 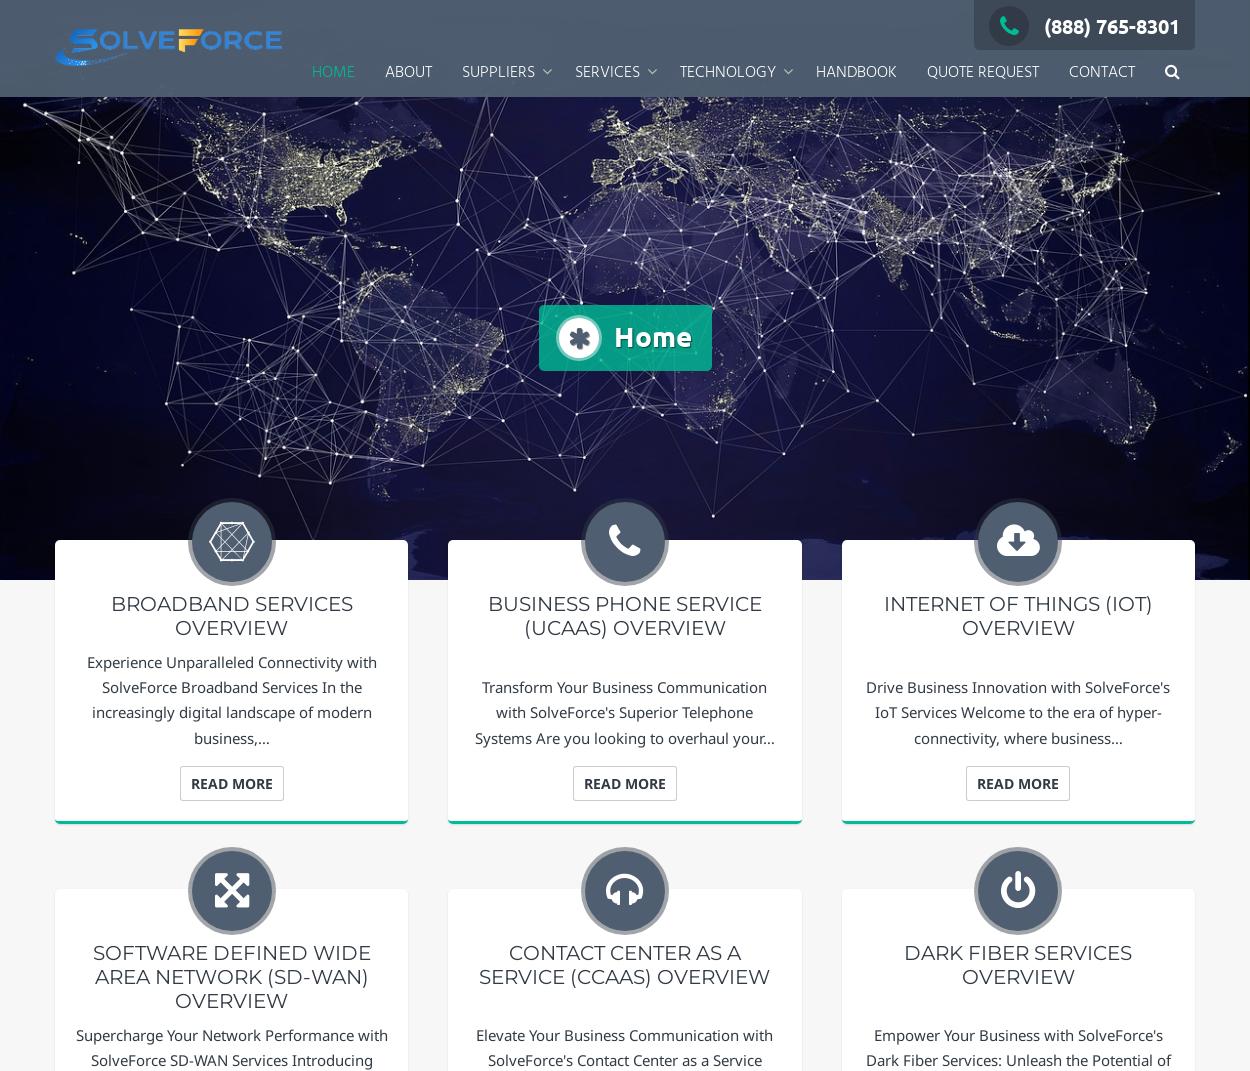 What do you see at coordinates (623, 963) in the screenshot?
I see `'Contact Center As A Service (CCaaS) Overview'` at bounding box center [623, 963].